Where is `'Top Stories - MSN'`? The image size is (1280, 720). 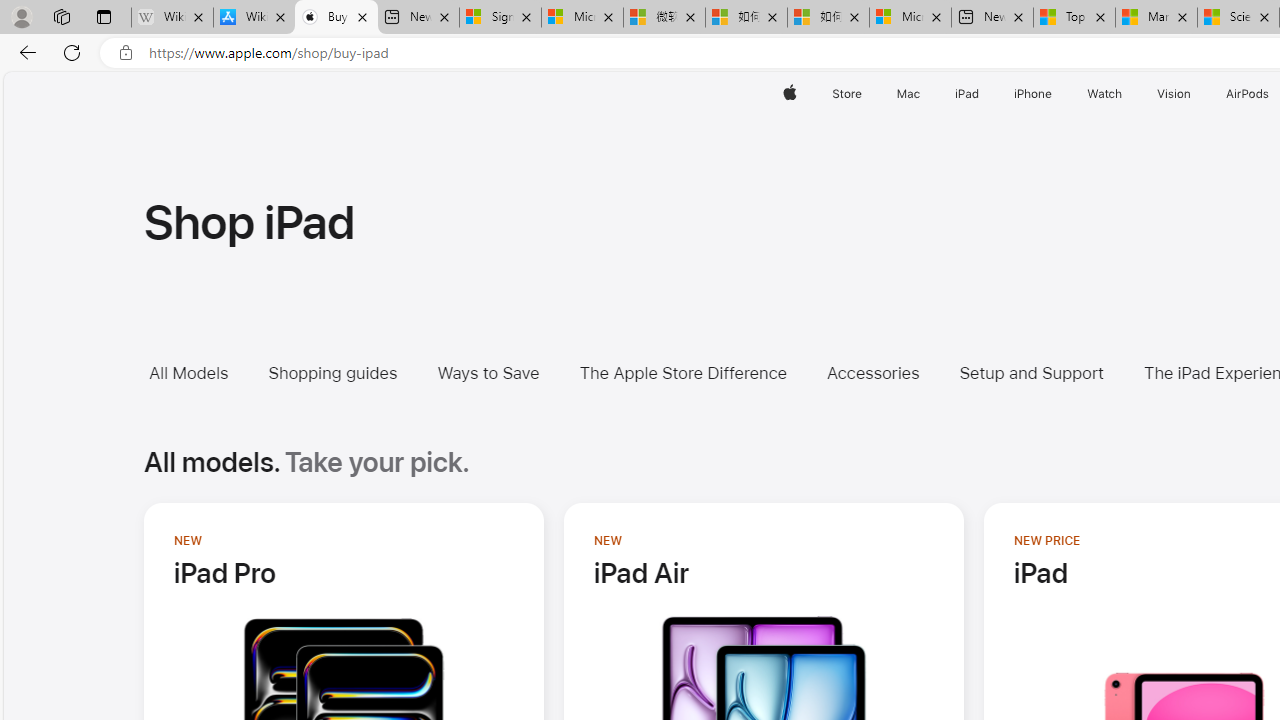 'Top Stories - MSN' is located at coordinates (1073, 17).